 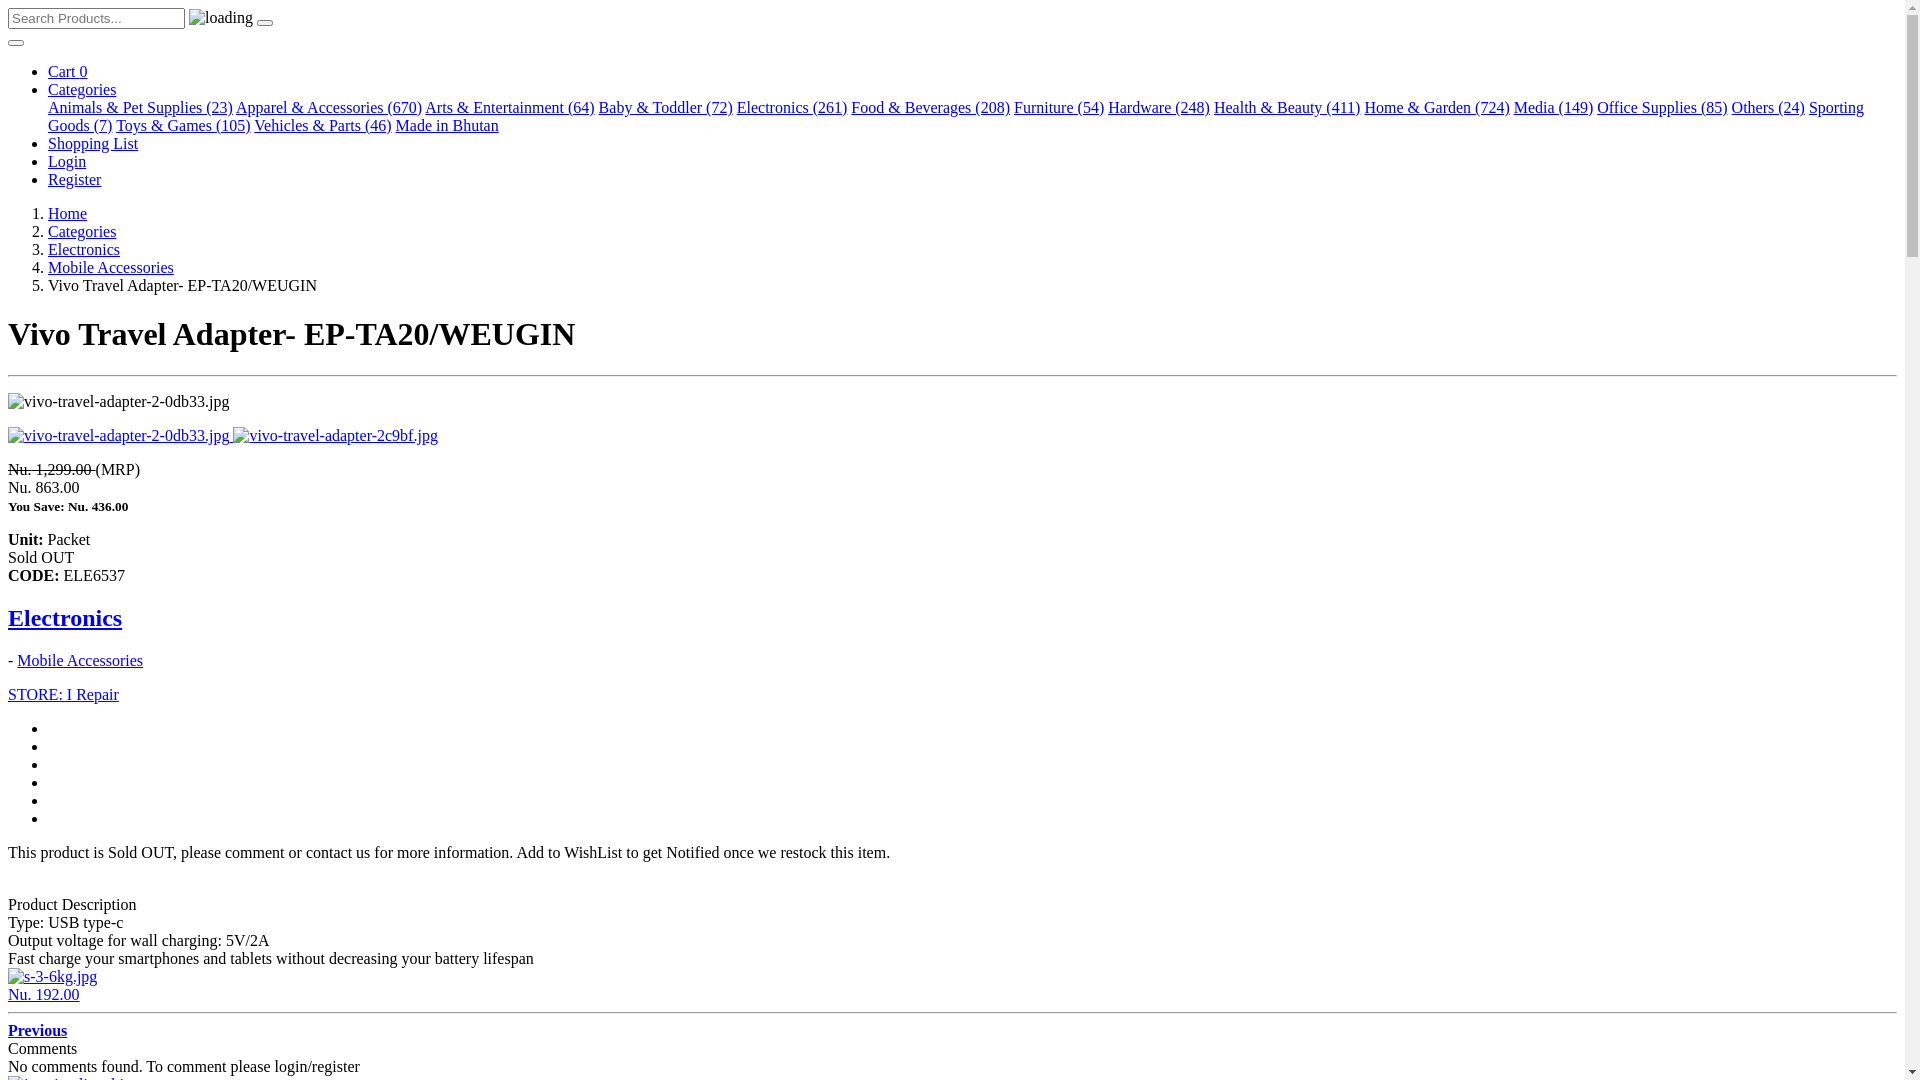 I want to click on 'Baby & Toddler (72)', so click(x=666, y=107).